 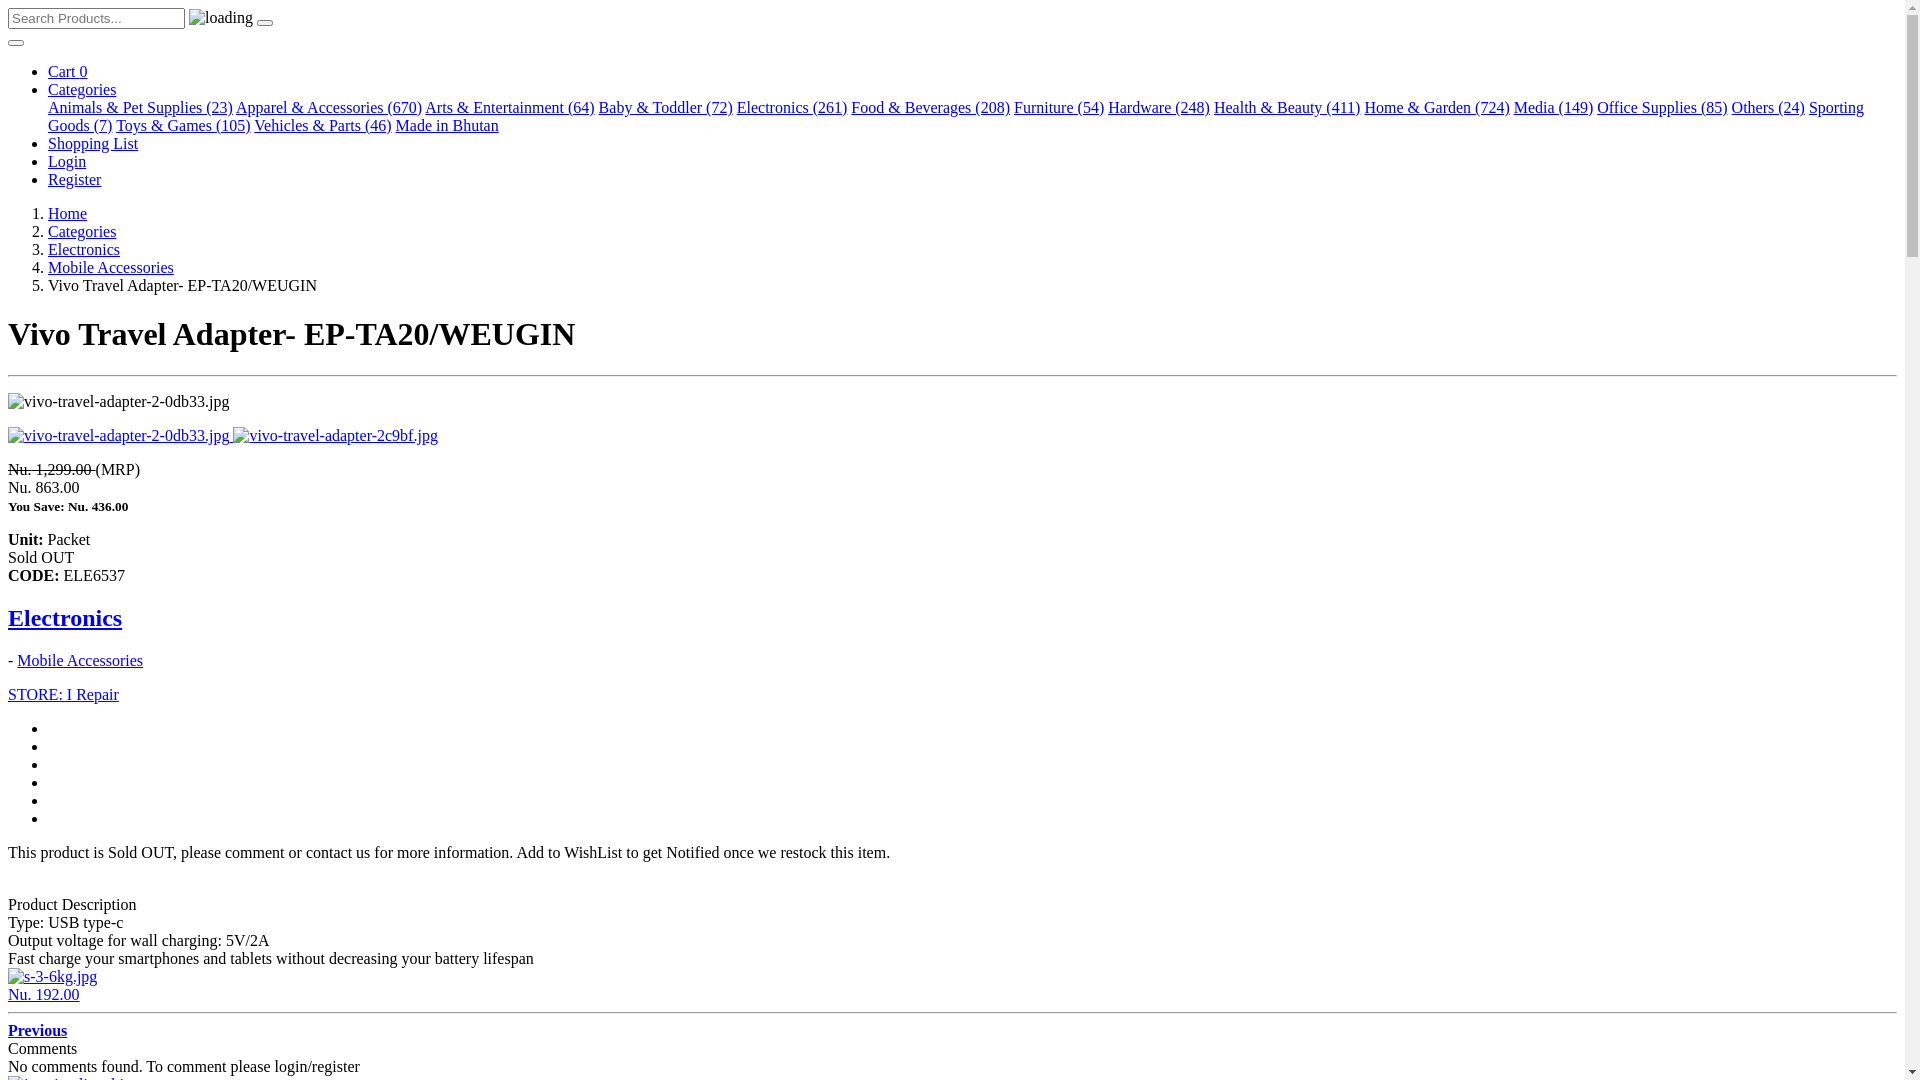 I want to click on 'Baby & Toddler (72)', so click(x=666, y=107).